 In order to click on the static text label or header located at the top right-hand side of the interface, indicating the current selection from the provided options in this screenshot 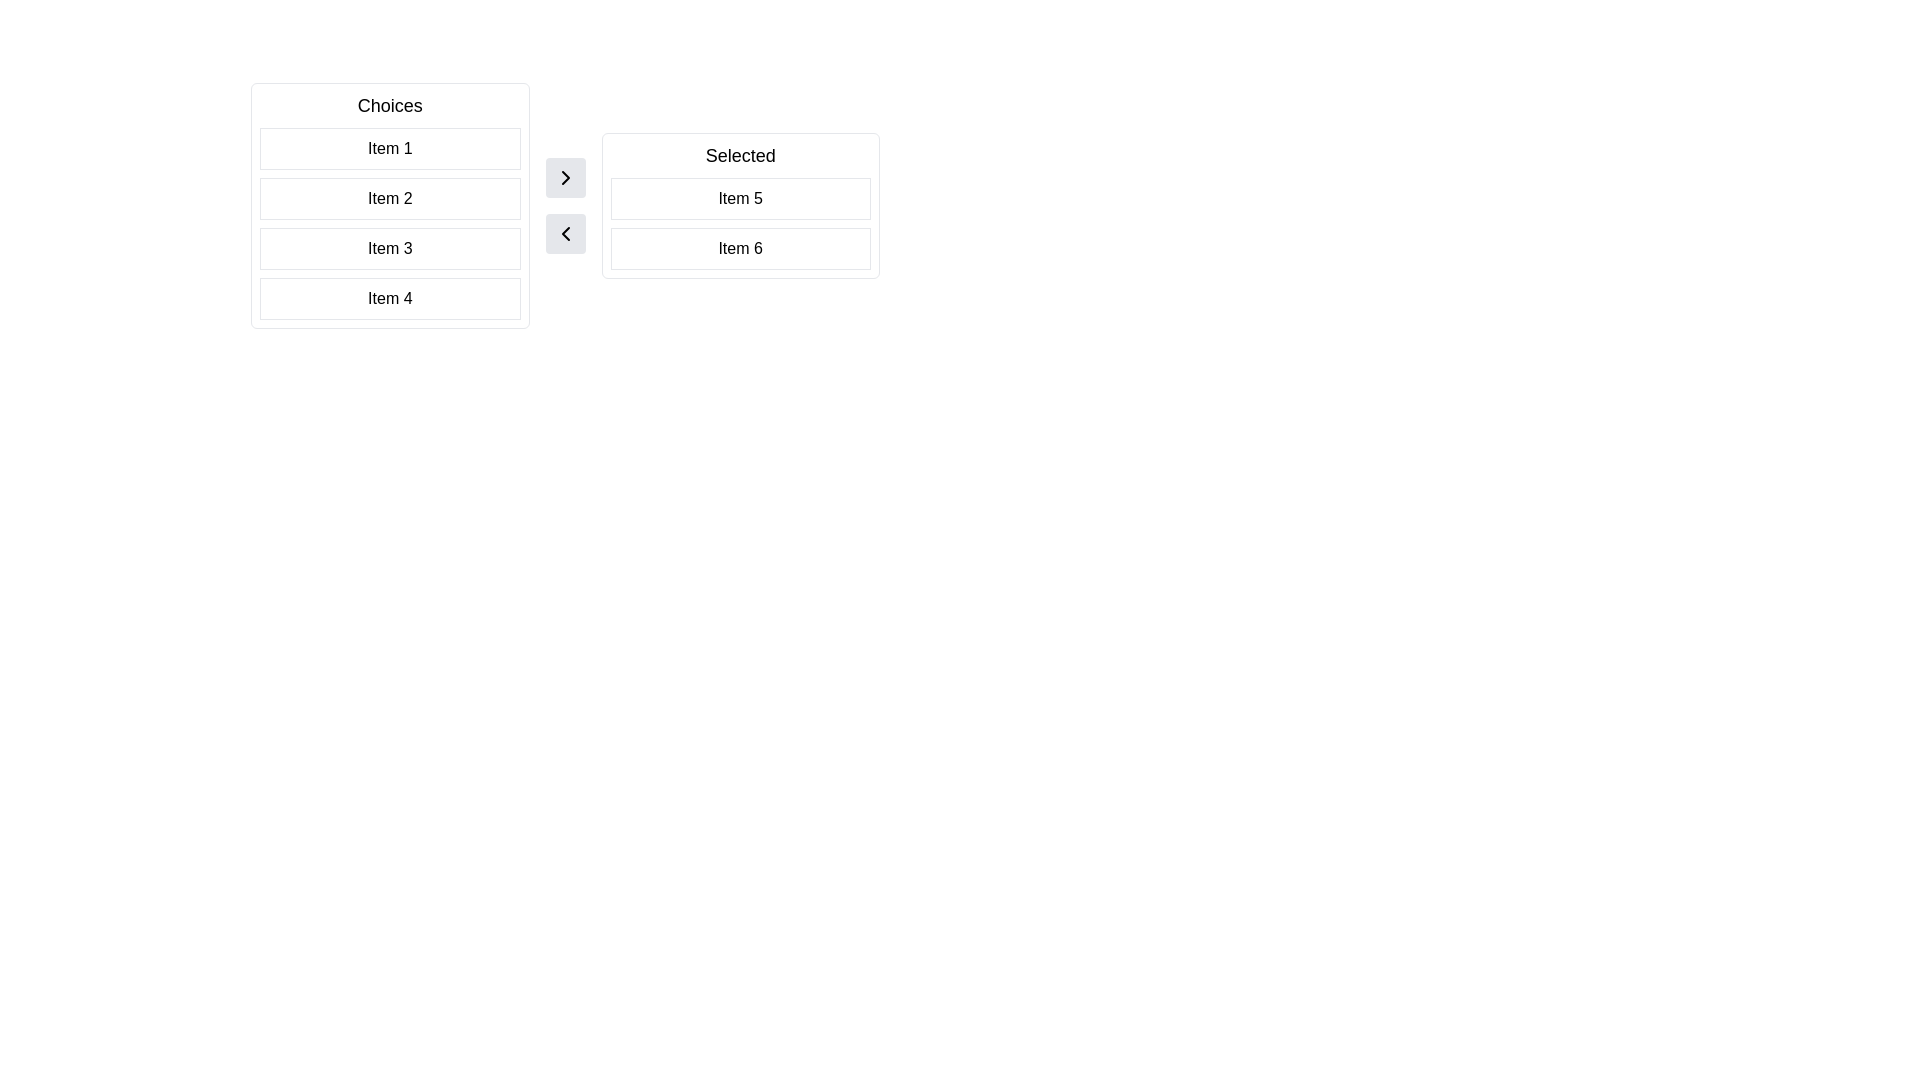, I will do `click(739, 154)`.